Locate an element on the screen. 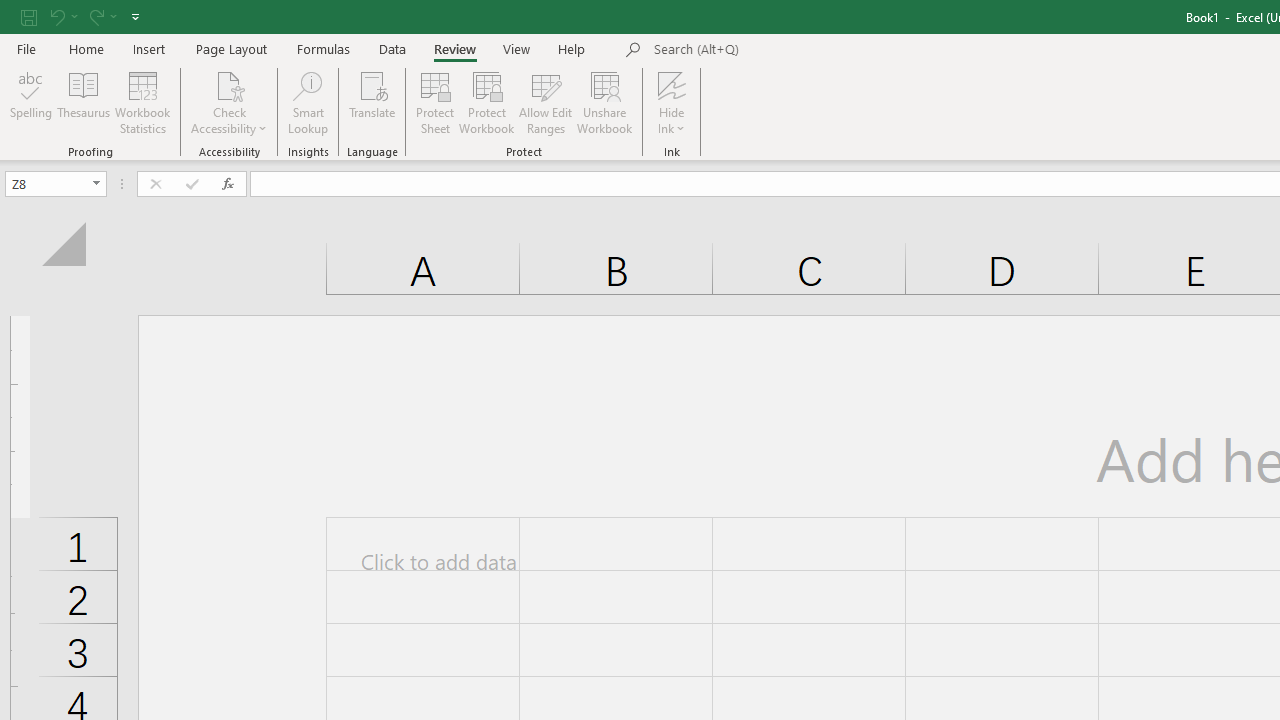 Image resolution: width=1280 pixels, height=720 pixels. 'Workbook Statistics' is located at coordinates (141, 103).